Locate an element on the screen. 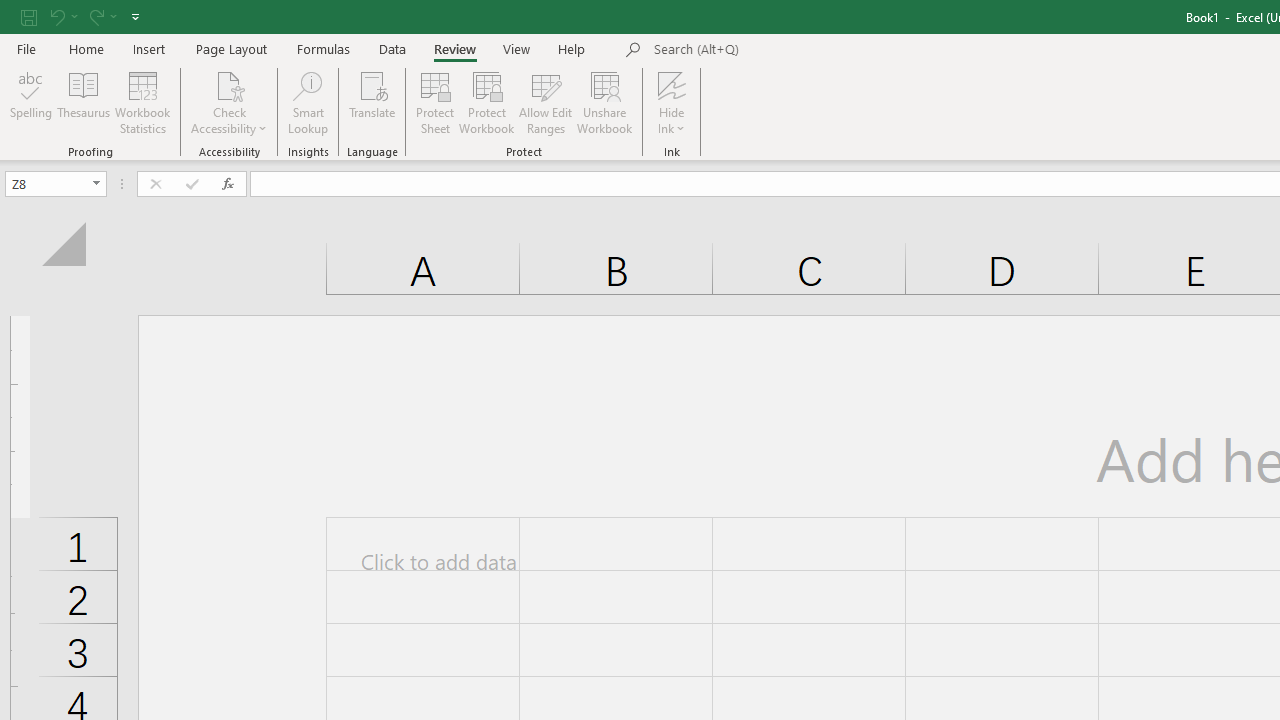 Image resolution: width=1280 pixels, height=720 pixels. 'Workbook Statistics' is located at coordinates (141, 103).